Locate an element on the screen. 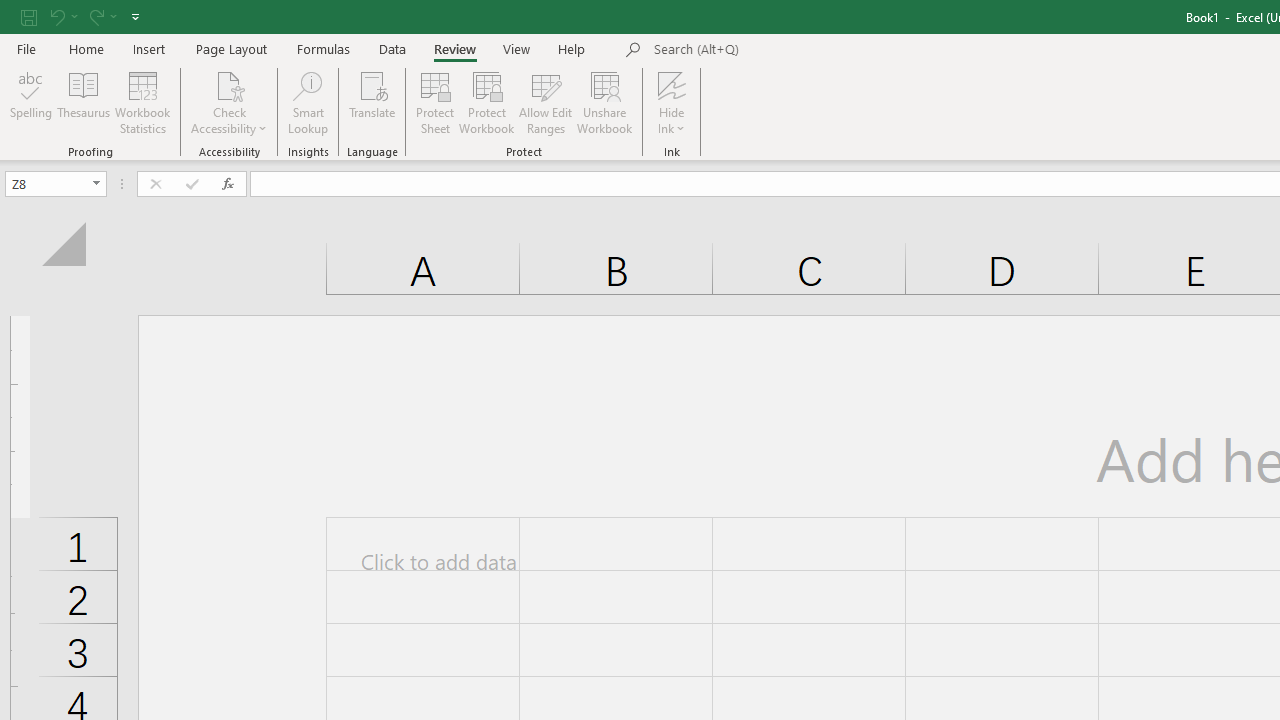 Image resolution: width=1280 pixels, height=720 pixels. 'Workbook Statistics' is located at coordinates (141, 103).